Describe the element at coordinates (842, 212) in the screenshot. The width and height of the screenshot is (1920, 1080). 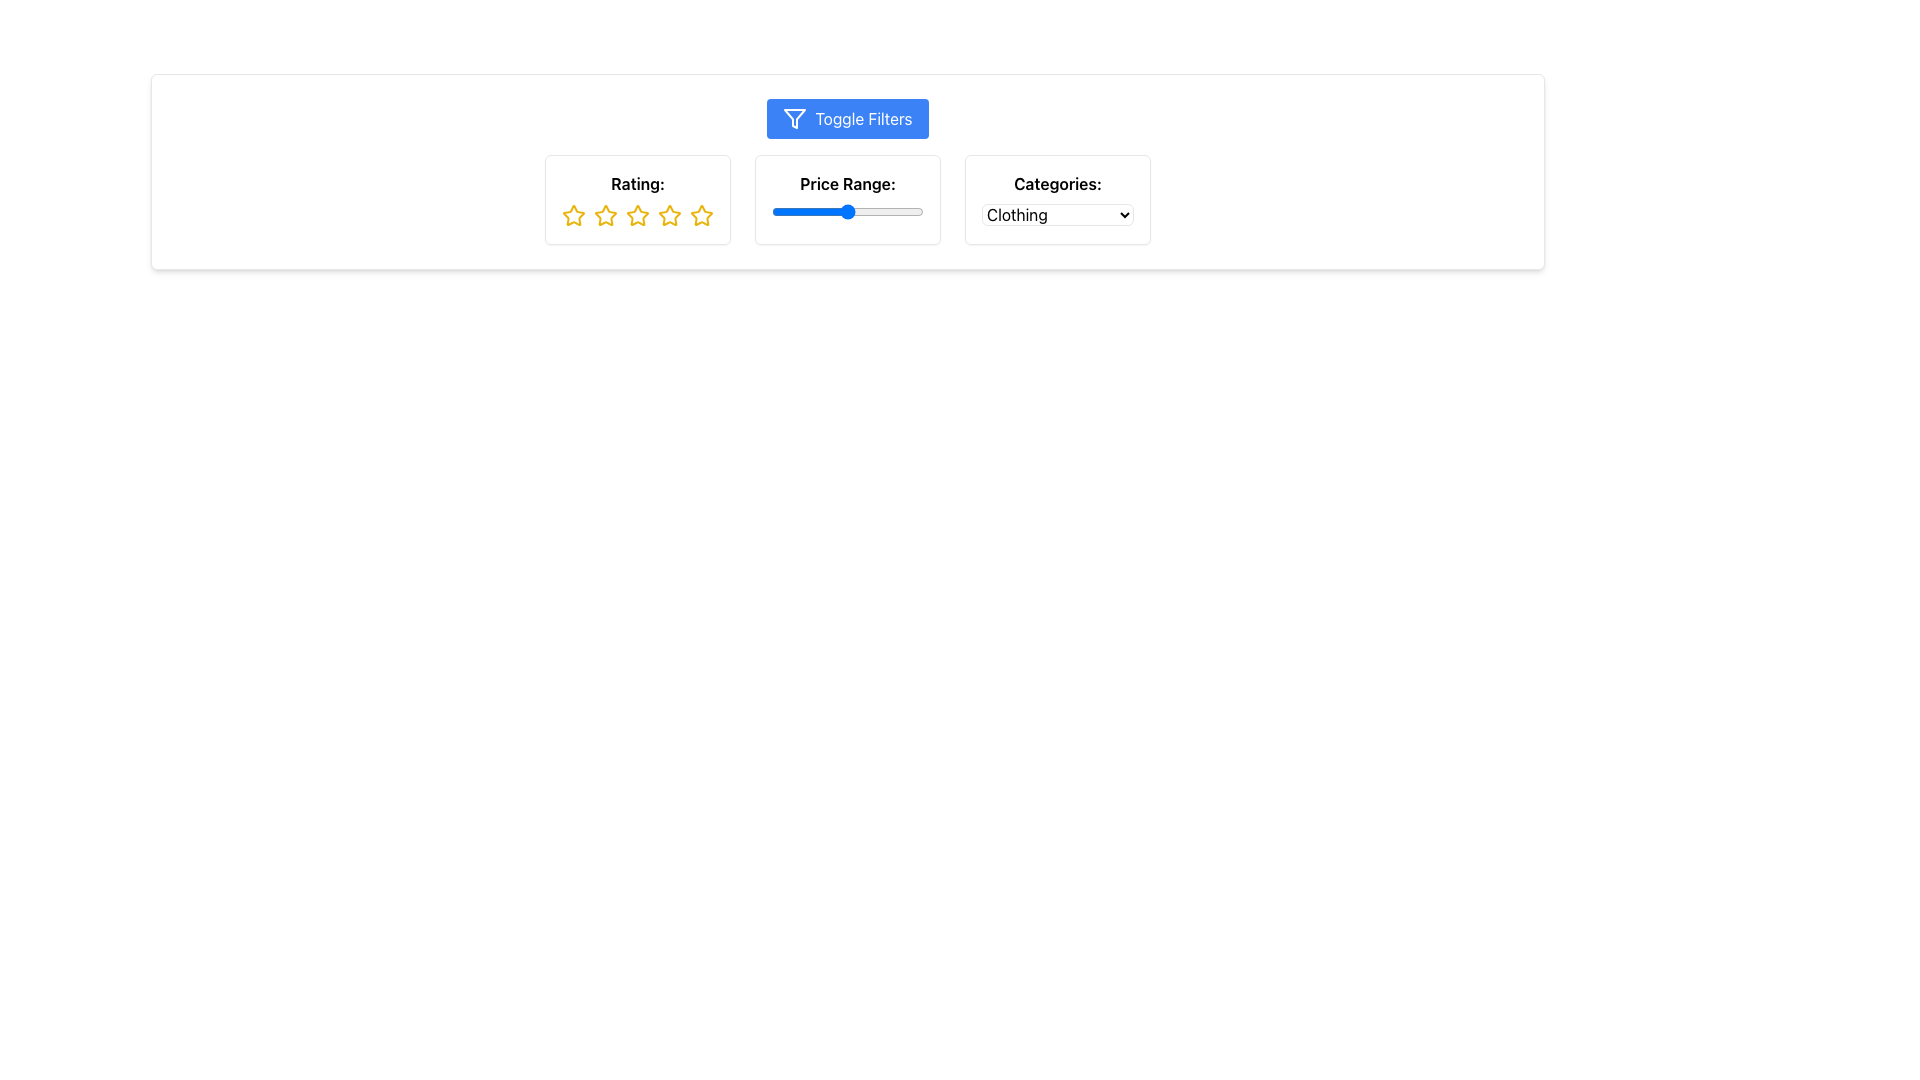
I see `the price range slider` at that location.